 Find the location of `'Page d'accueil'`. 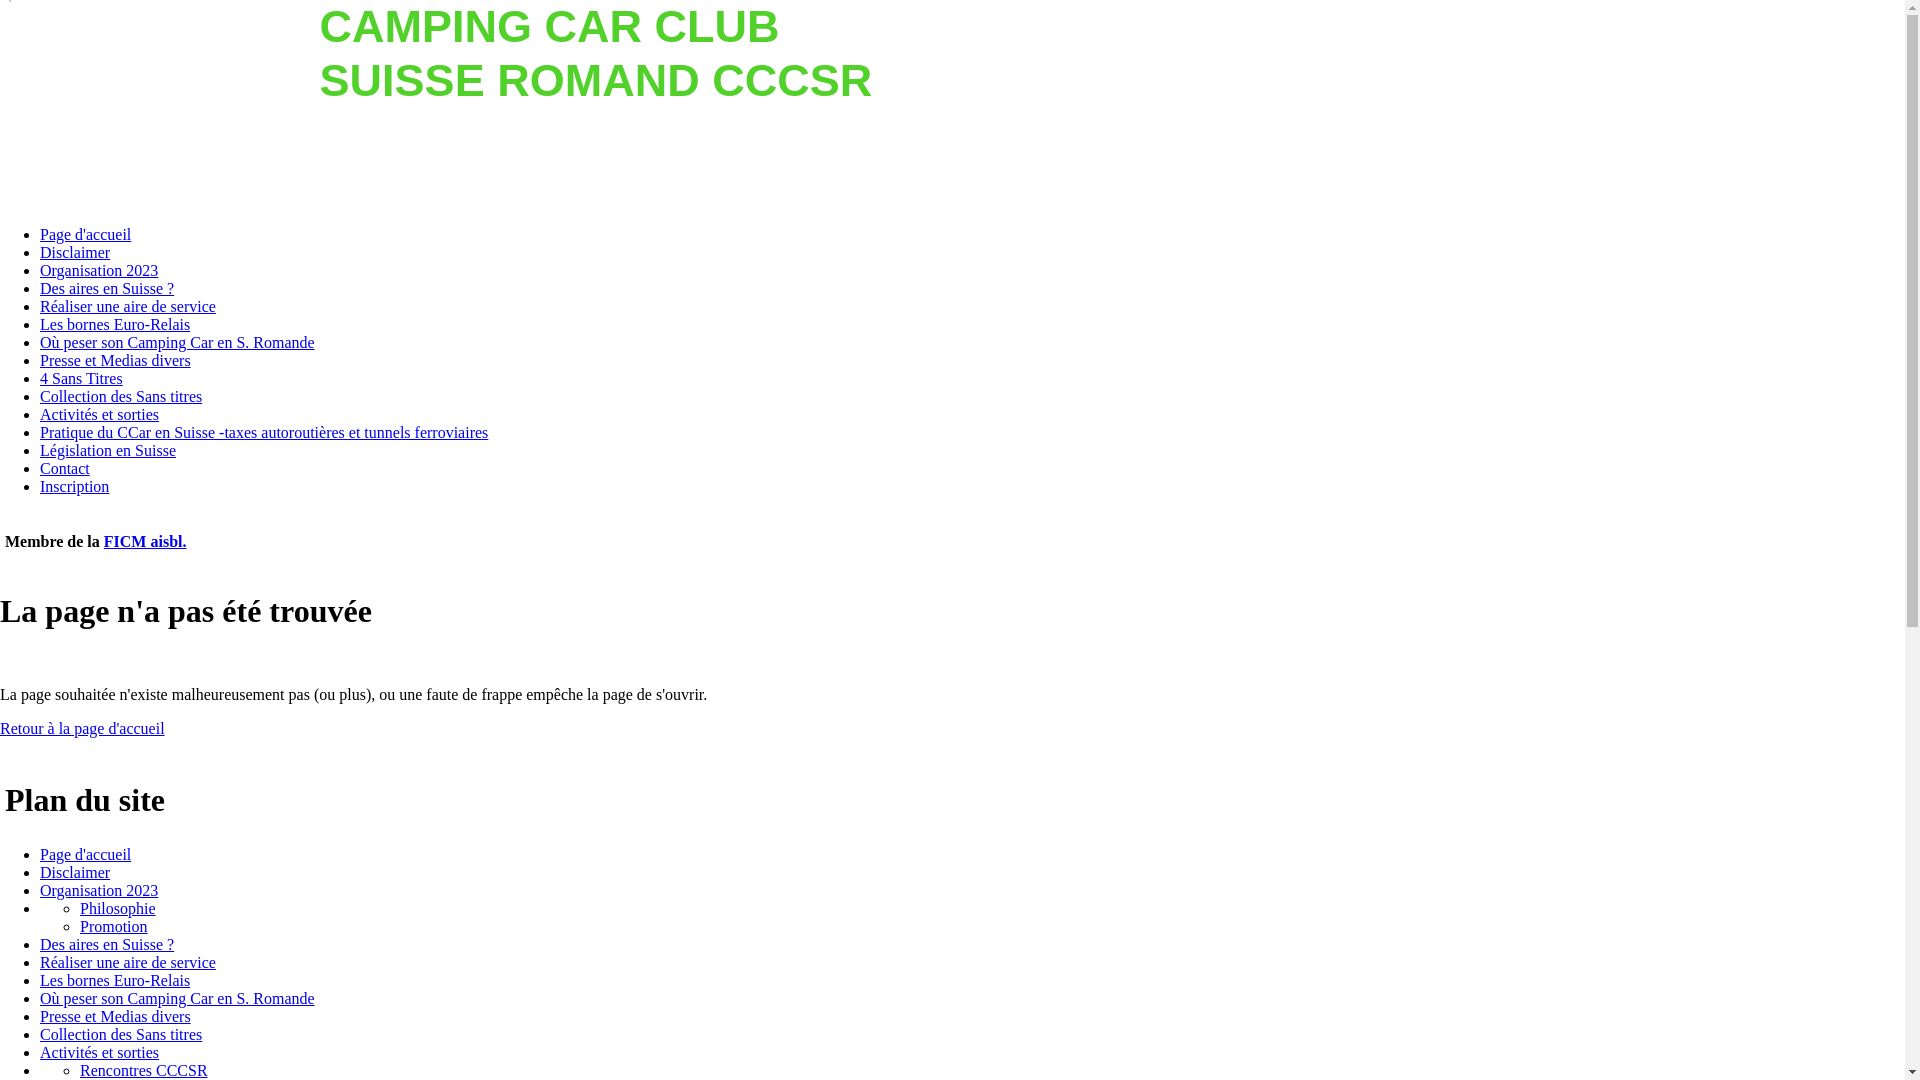

'Page d'accueil' is located at coordinates (84, 854).